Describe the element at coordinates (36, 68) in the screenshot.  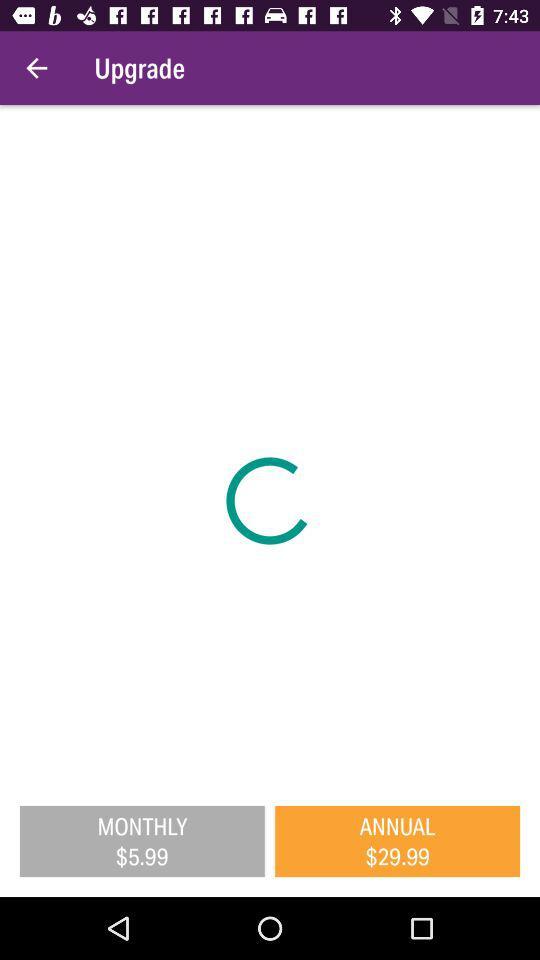
I see `item to the left of upgrade` at that location.